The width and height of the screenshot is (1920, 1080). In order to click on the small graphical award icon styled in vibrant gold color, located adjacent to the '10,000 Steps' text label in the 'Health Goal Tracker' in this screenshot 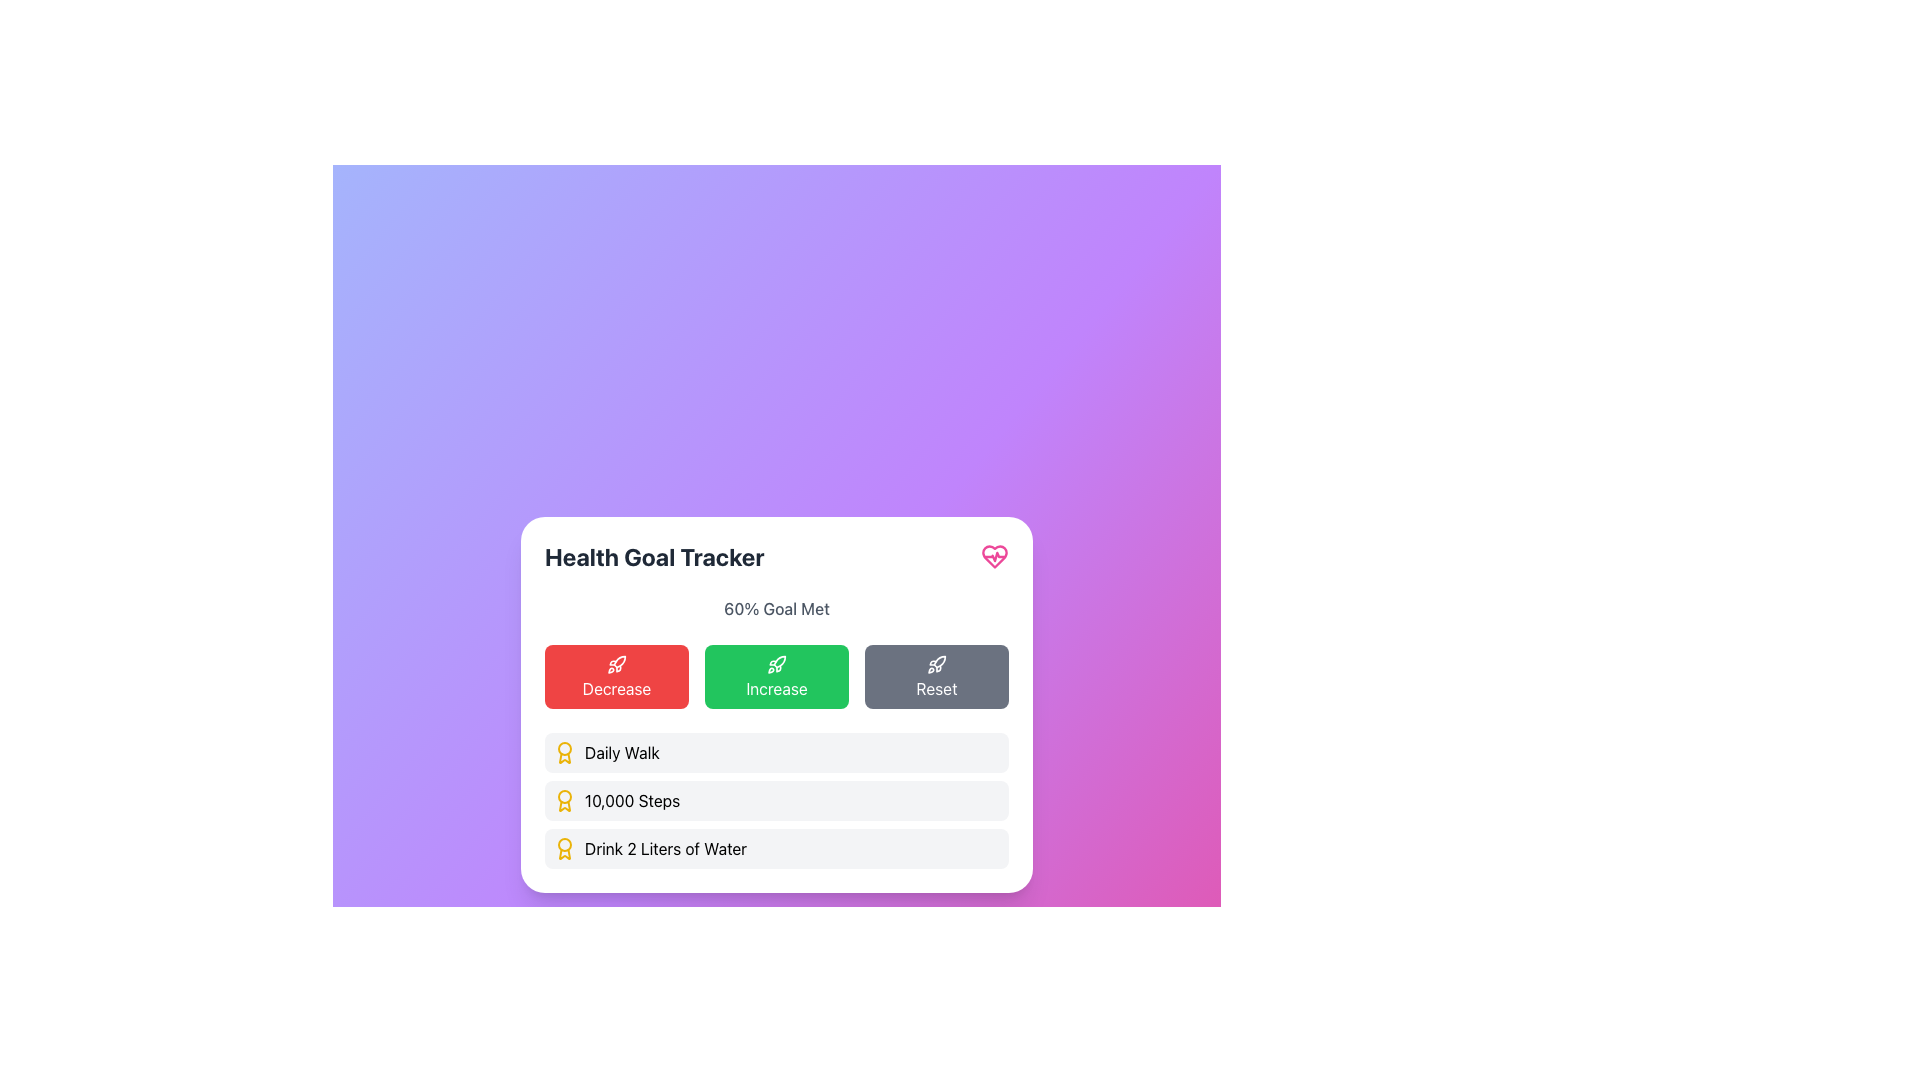, I will do `click(564, 800)`.